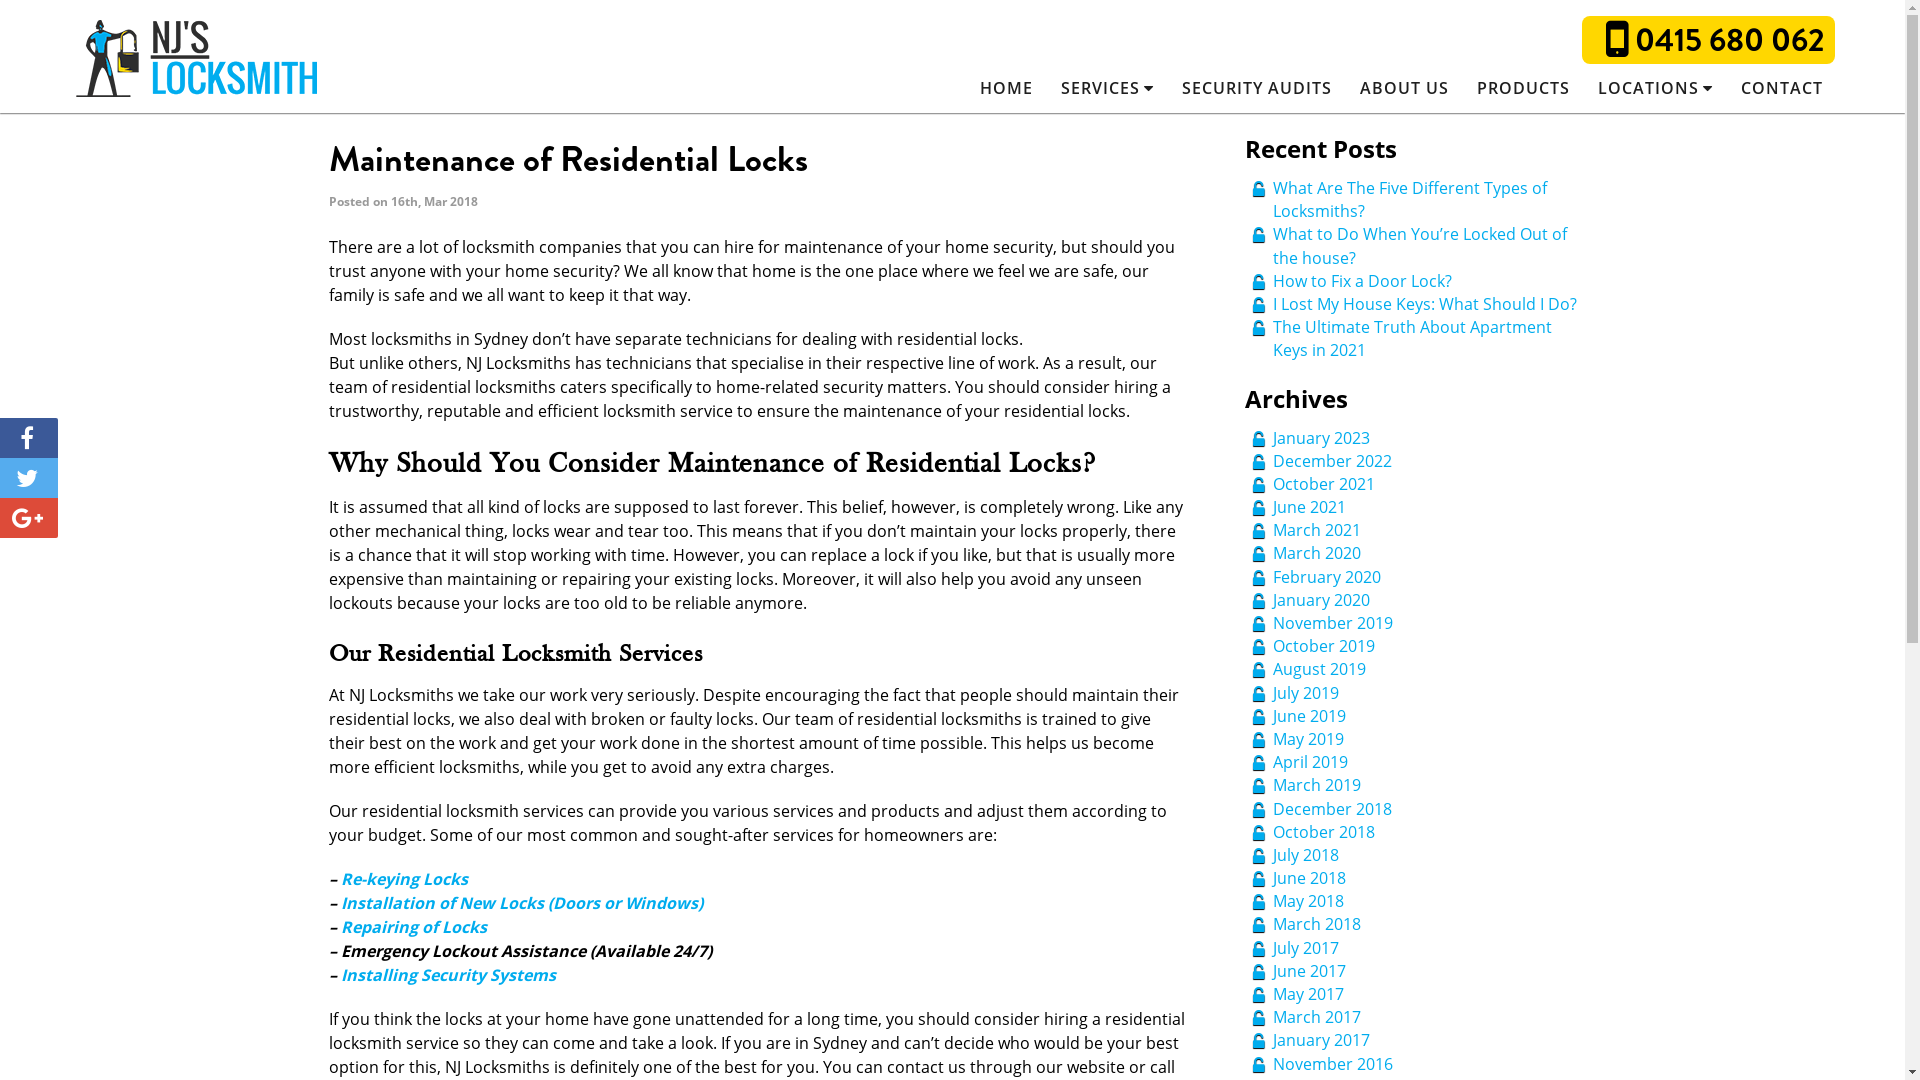 This screenshot has height=1080, width=1920. What do you see at coordinates (1315, 784) in the screenshot?
I see `'March 2019'` at bounding box center [1315, 784].